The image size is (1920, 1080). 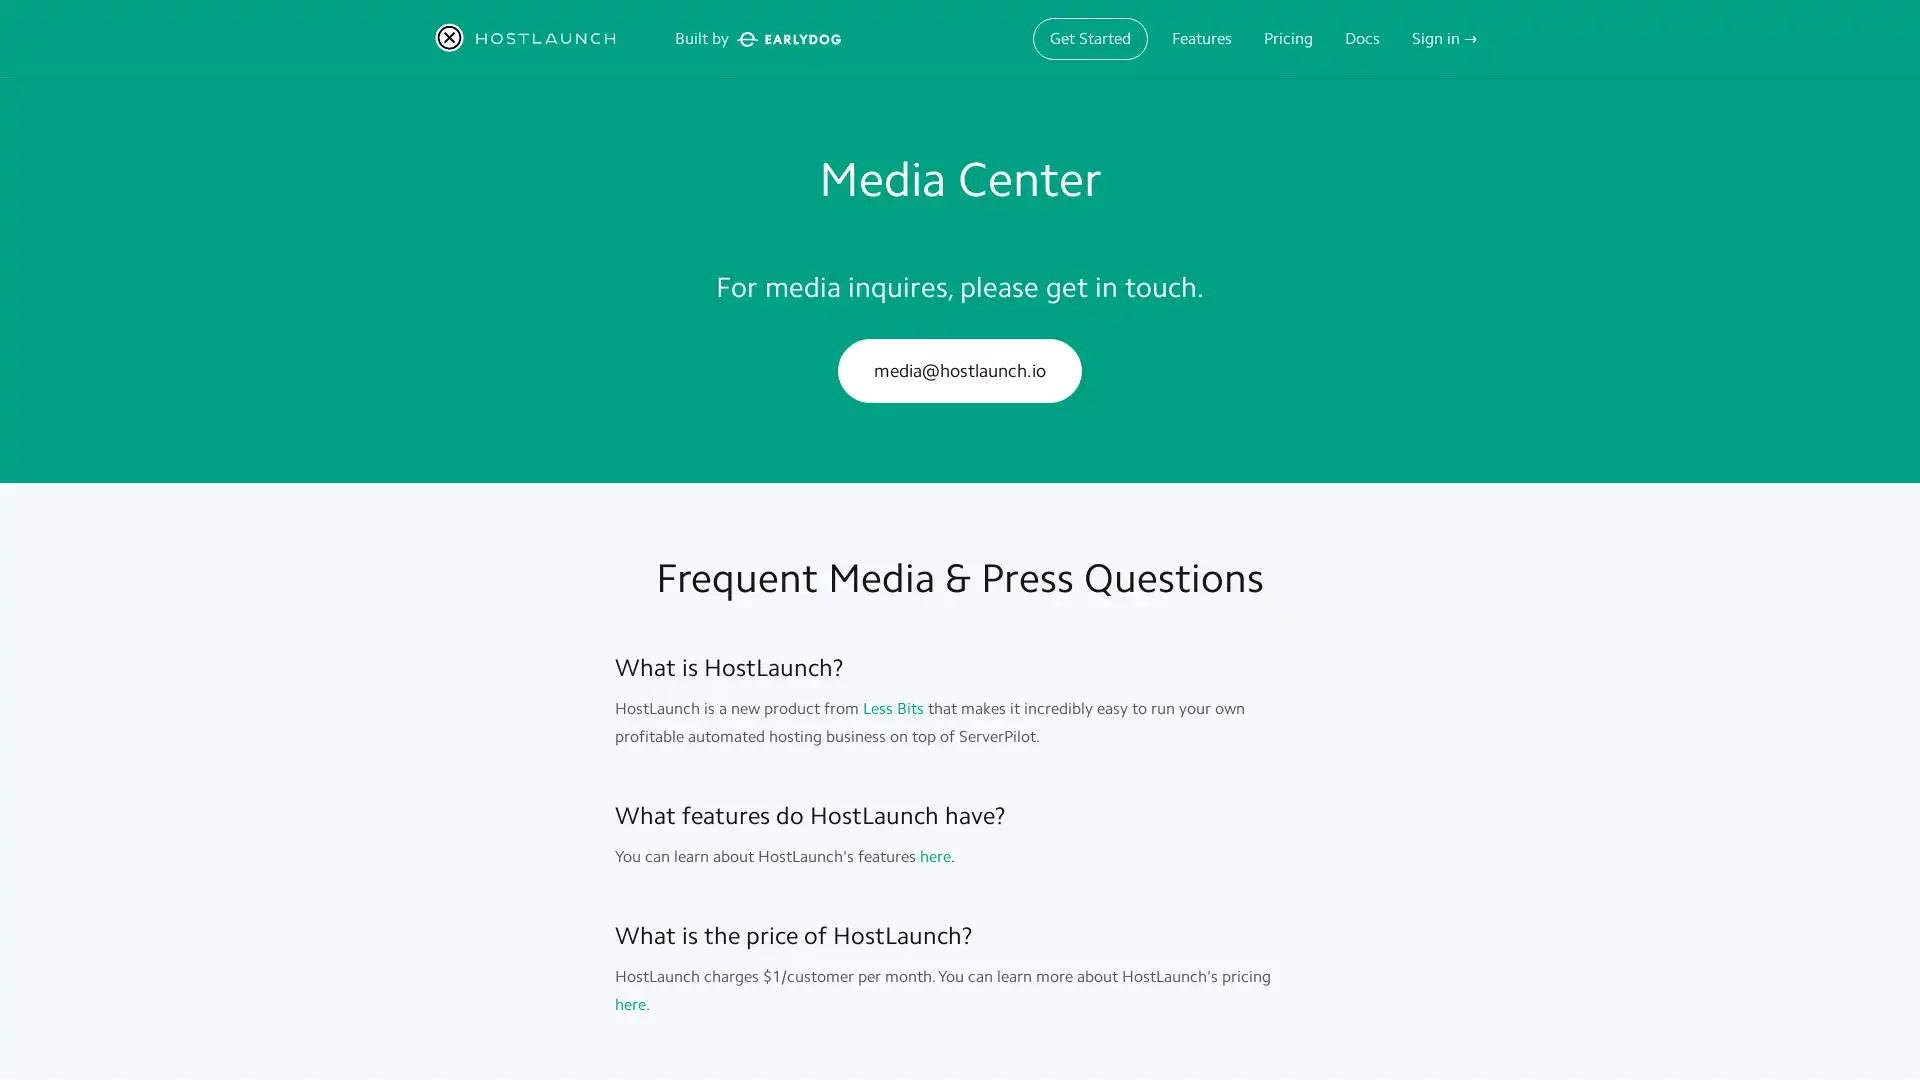 I want to click on Sign in, so click(x=1444, y=38).